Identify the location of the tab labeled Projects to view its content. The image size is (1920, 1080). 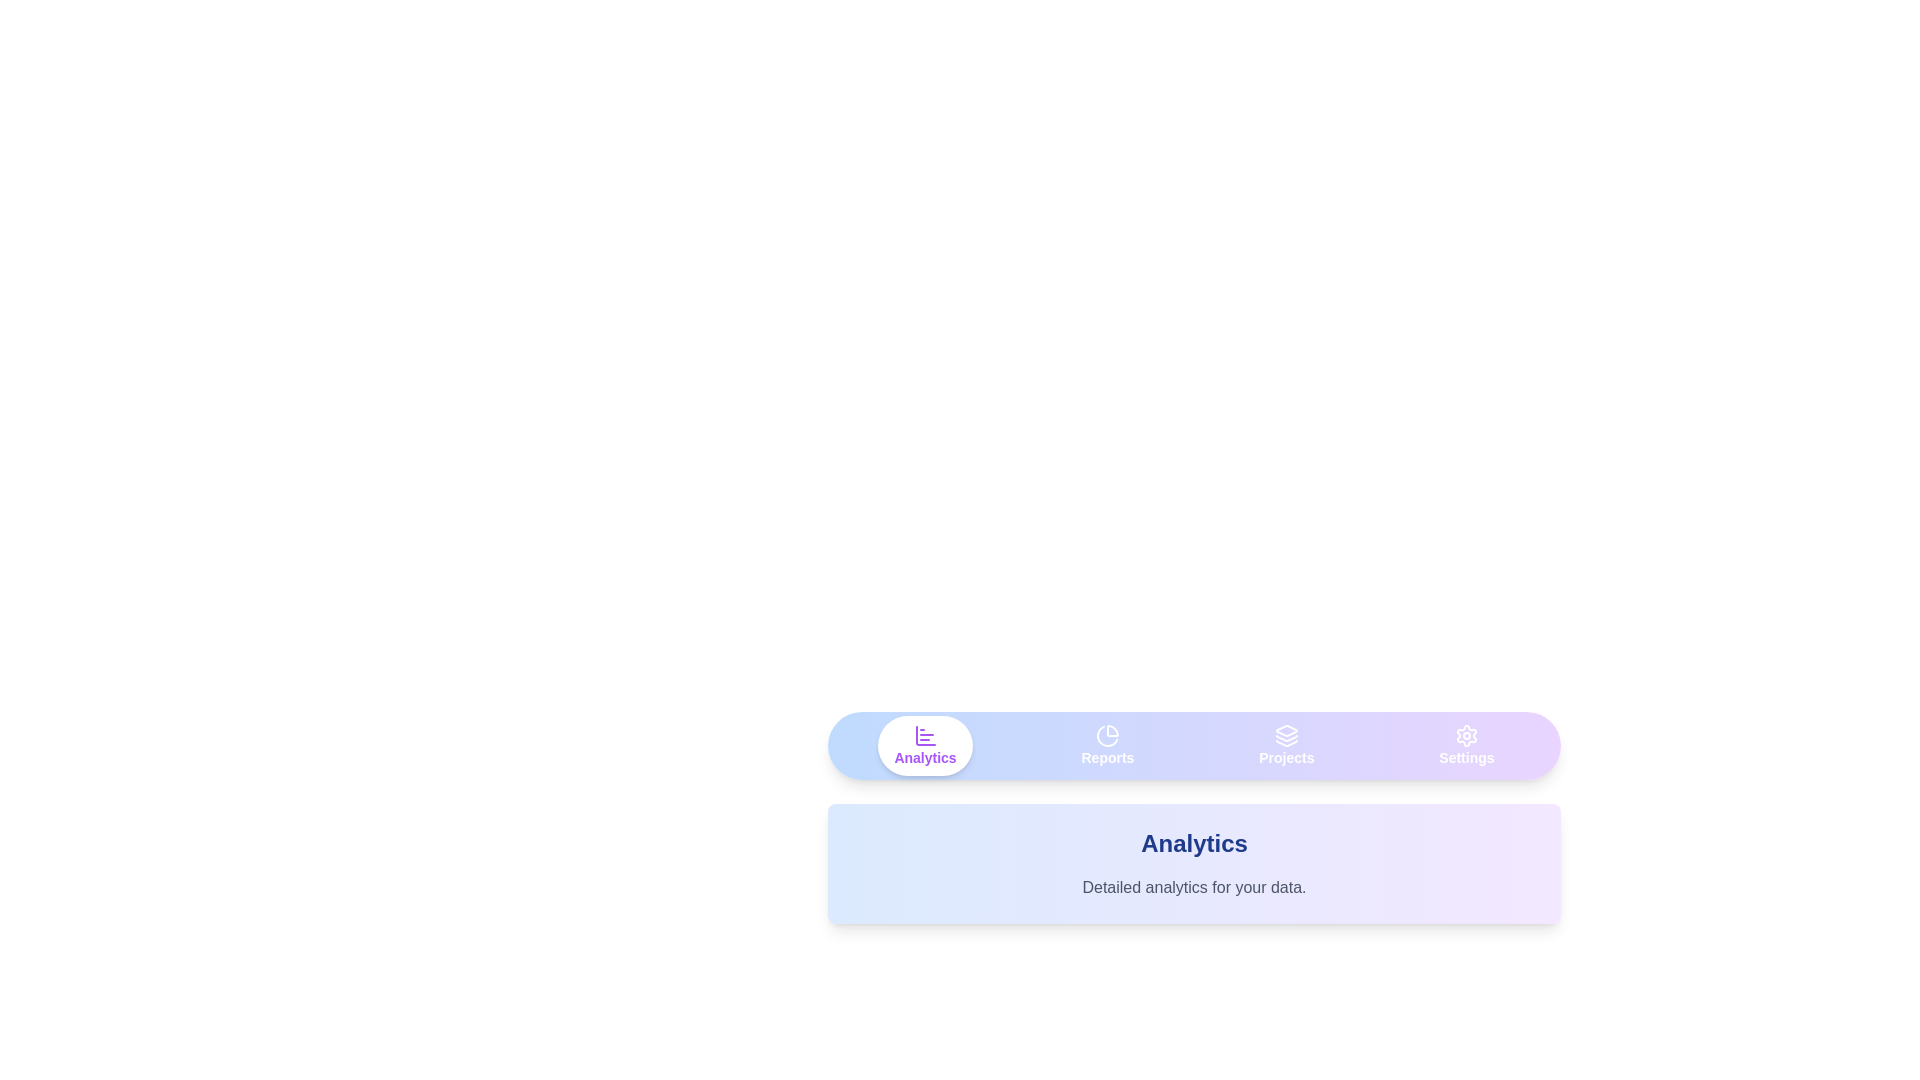
(1286, 745).